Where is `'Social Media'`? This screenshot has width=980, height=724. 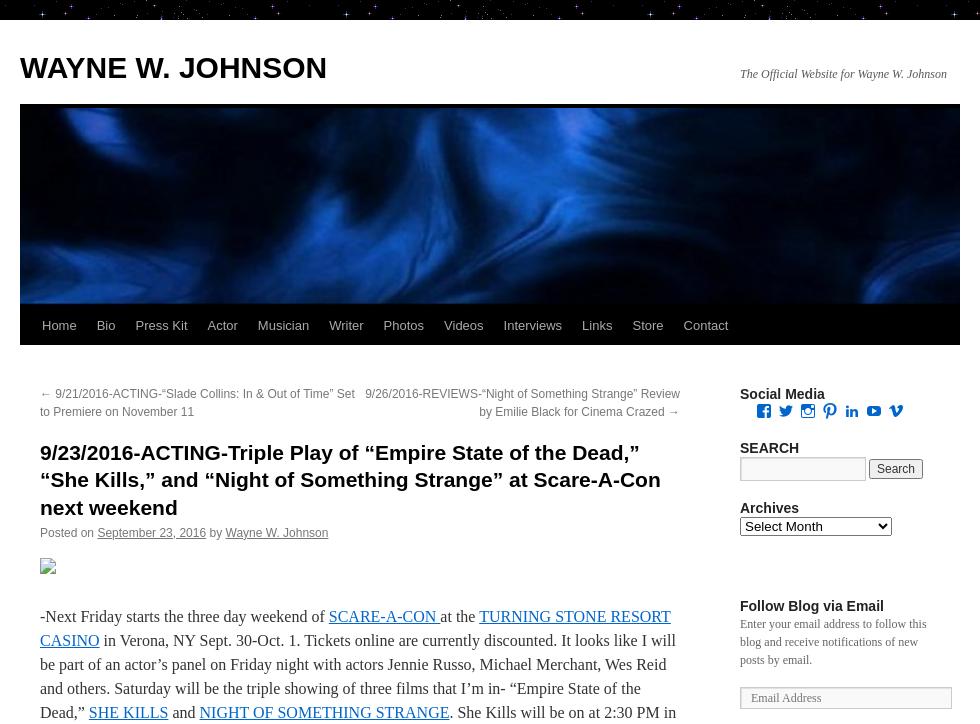 'Social Media' is located at coordinates (782, 394).